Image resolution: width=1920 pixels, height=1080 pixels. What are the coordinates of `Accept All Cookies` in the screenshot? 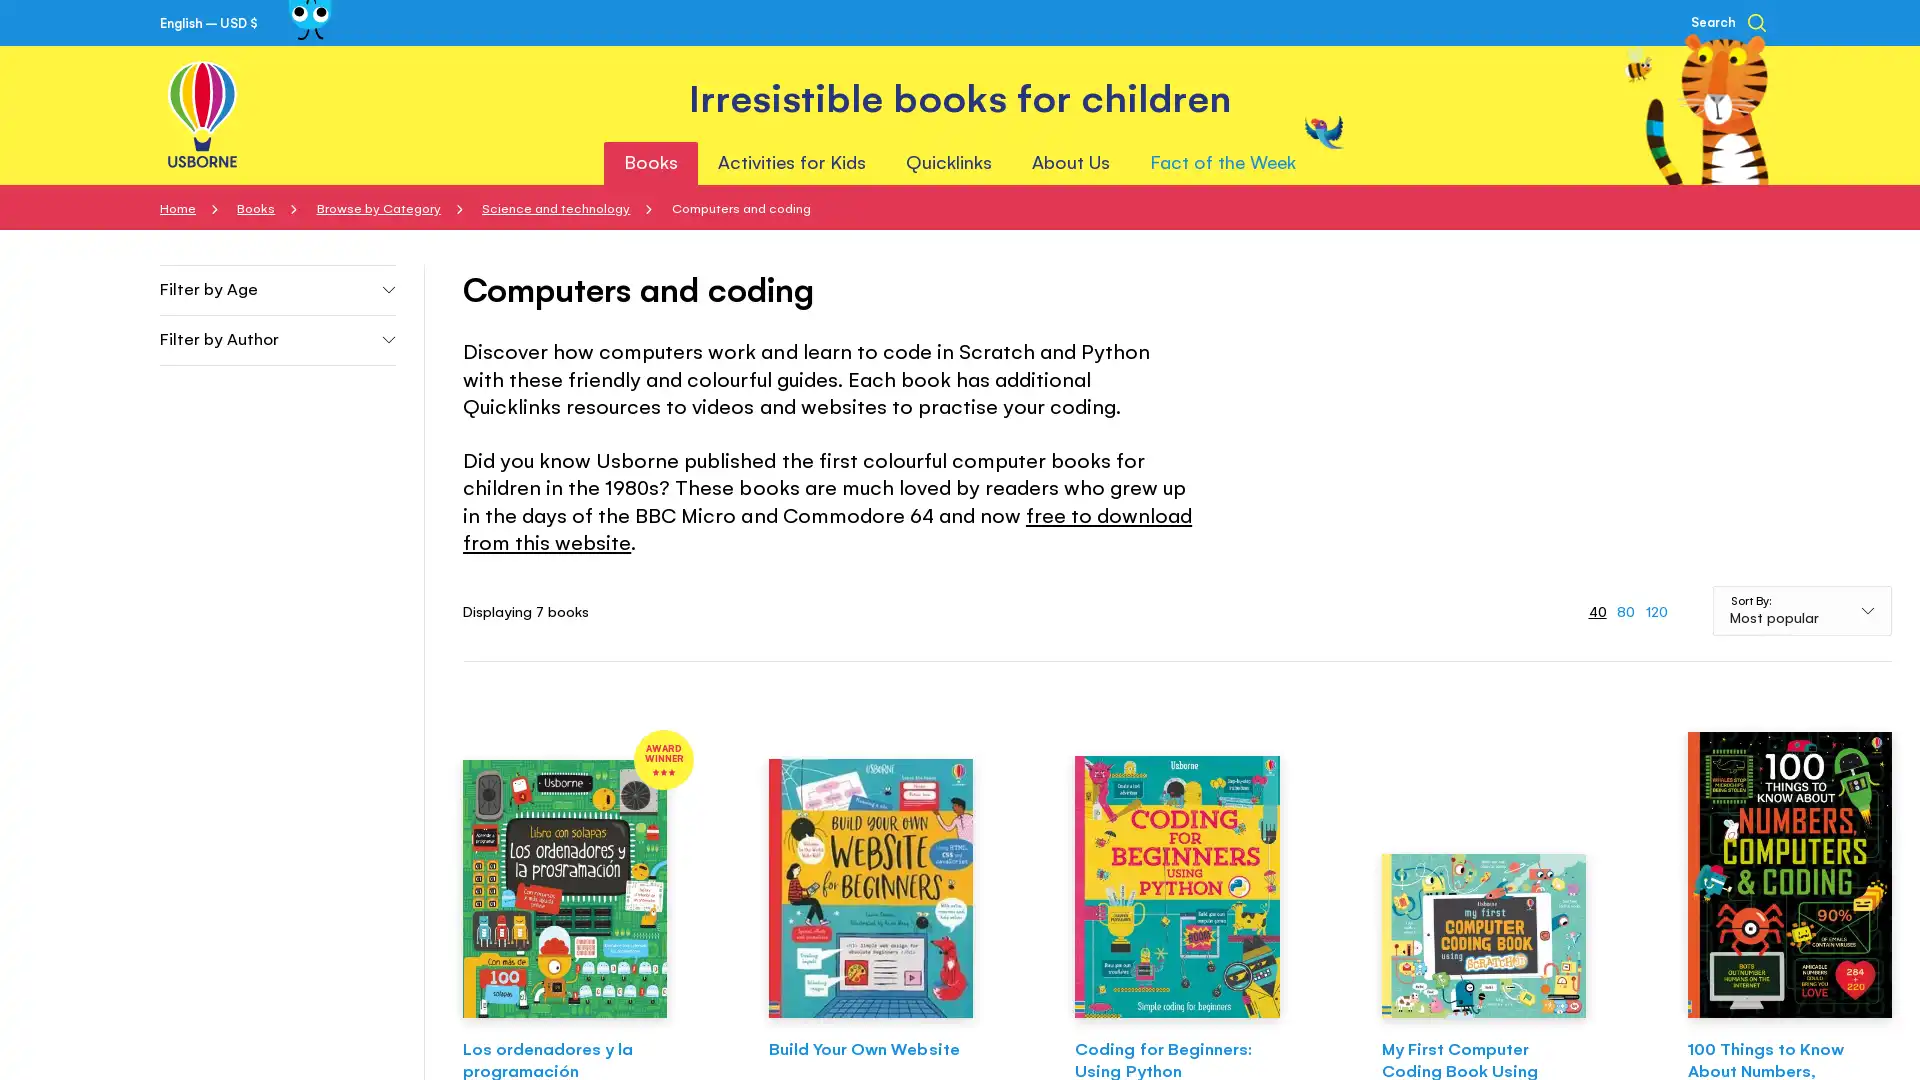 It's located at (196, 1026).